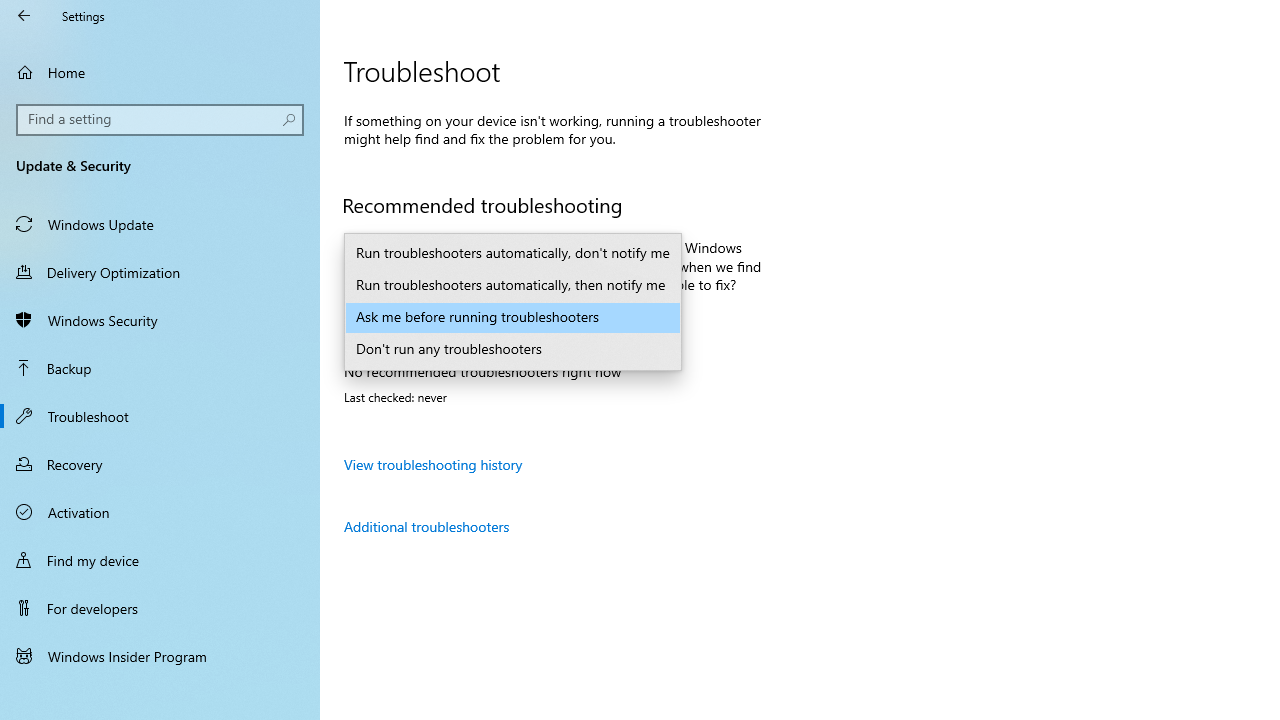 The image size is (1280, 720). What do you see at coordinates (160, 607) in the screenshot?
I see `'For developers'` at bounding box center [160, 607].